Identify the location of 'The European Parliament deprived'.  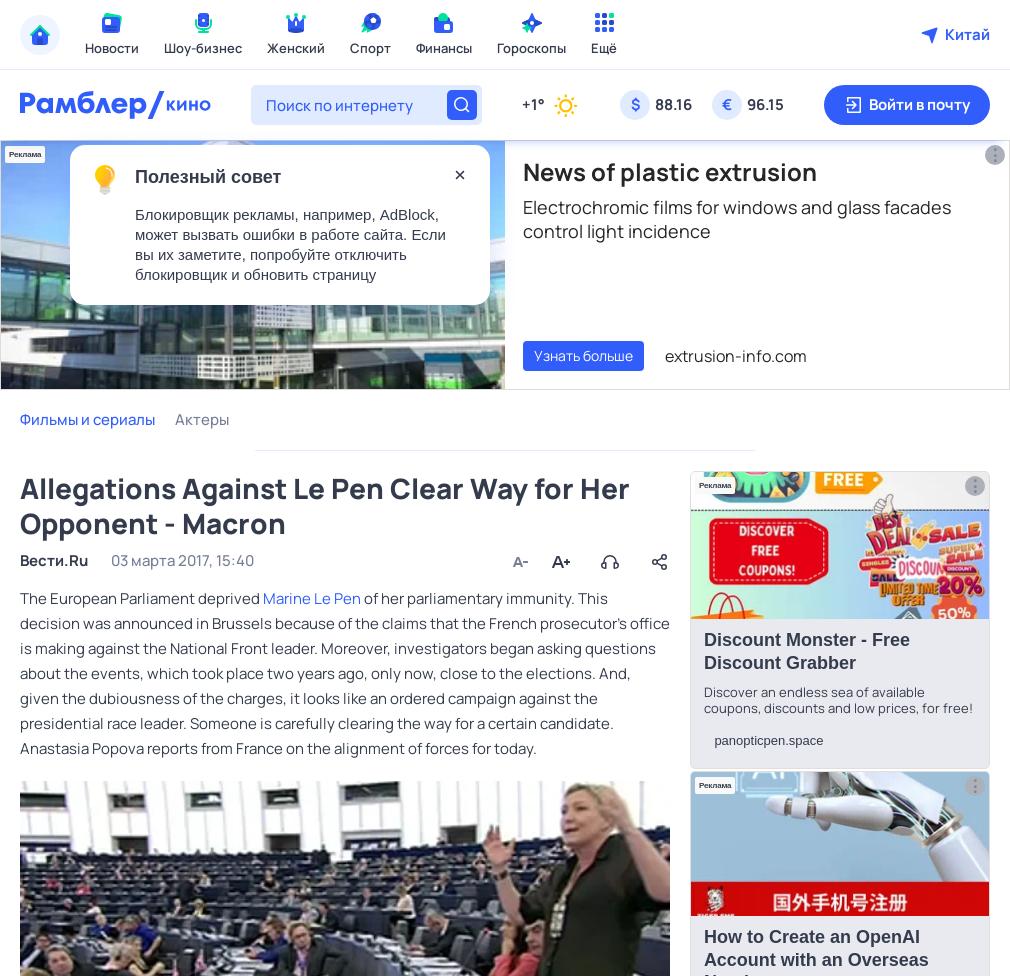
(18, 598).